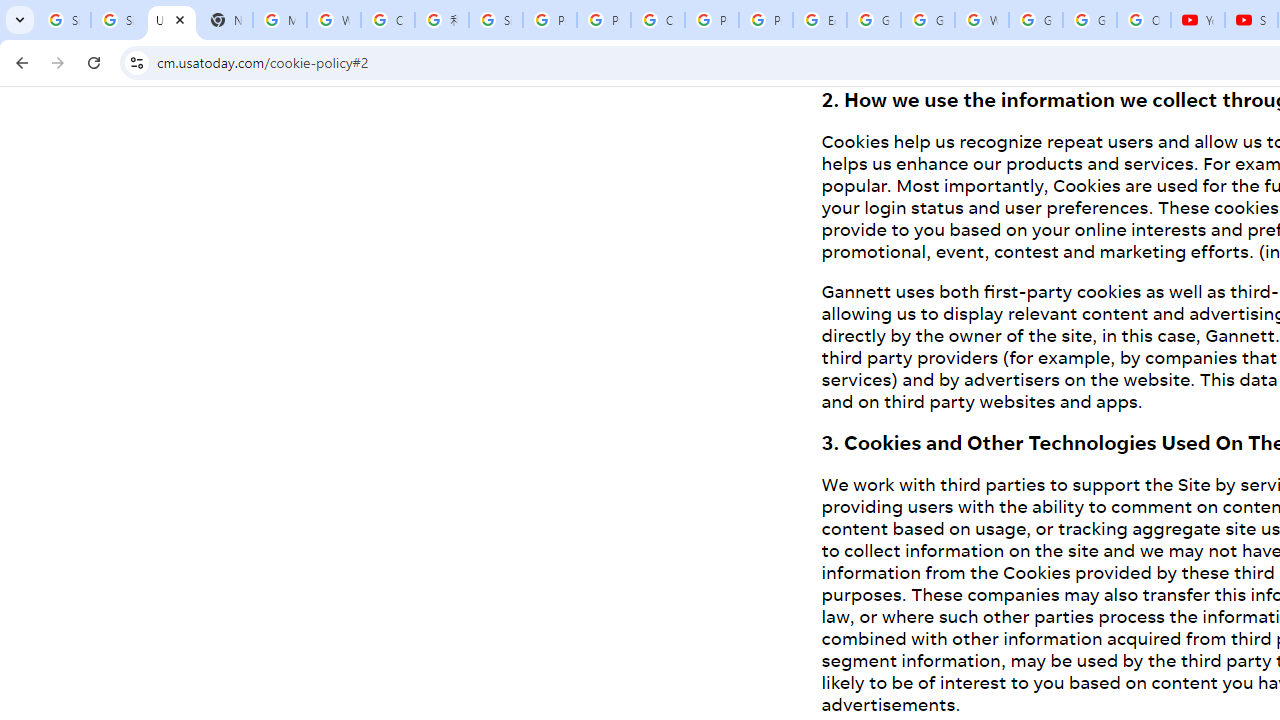 This screenshot has width=1280, height=720. What do you see at coordinates (1198, 20) in the screenshot?
I see `'YouTube'` at bounding box center [1198, 20].